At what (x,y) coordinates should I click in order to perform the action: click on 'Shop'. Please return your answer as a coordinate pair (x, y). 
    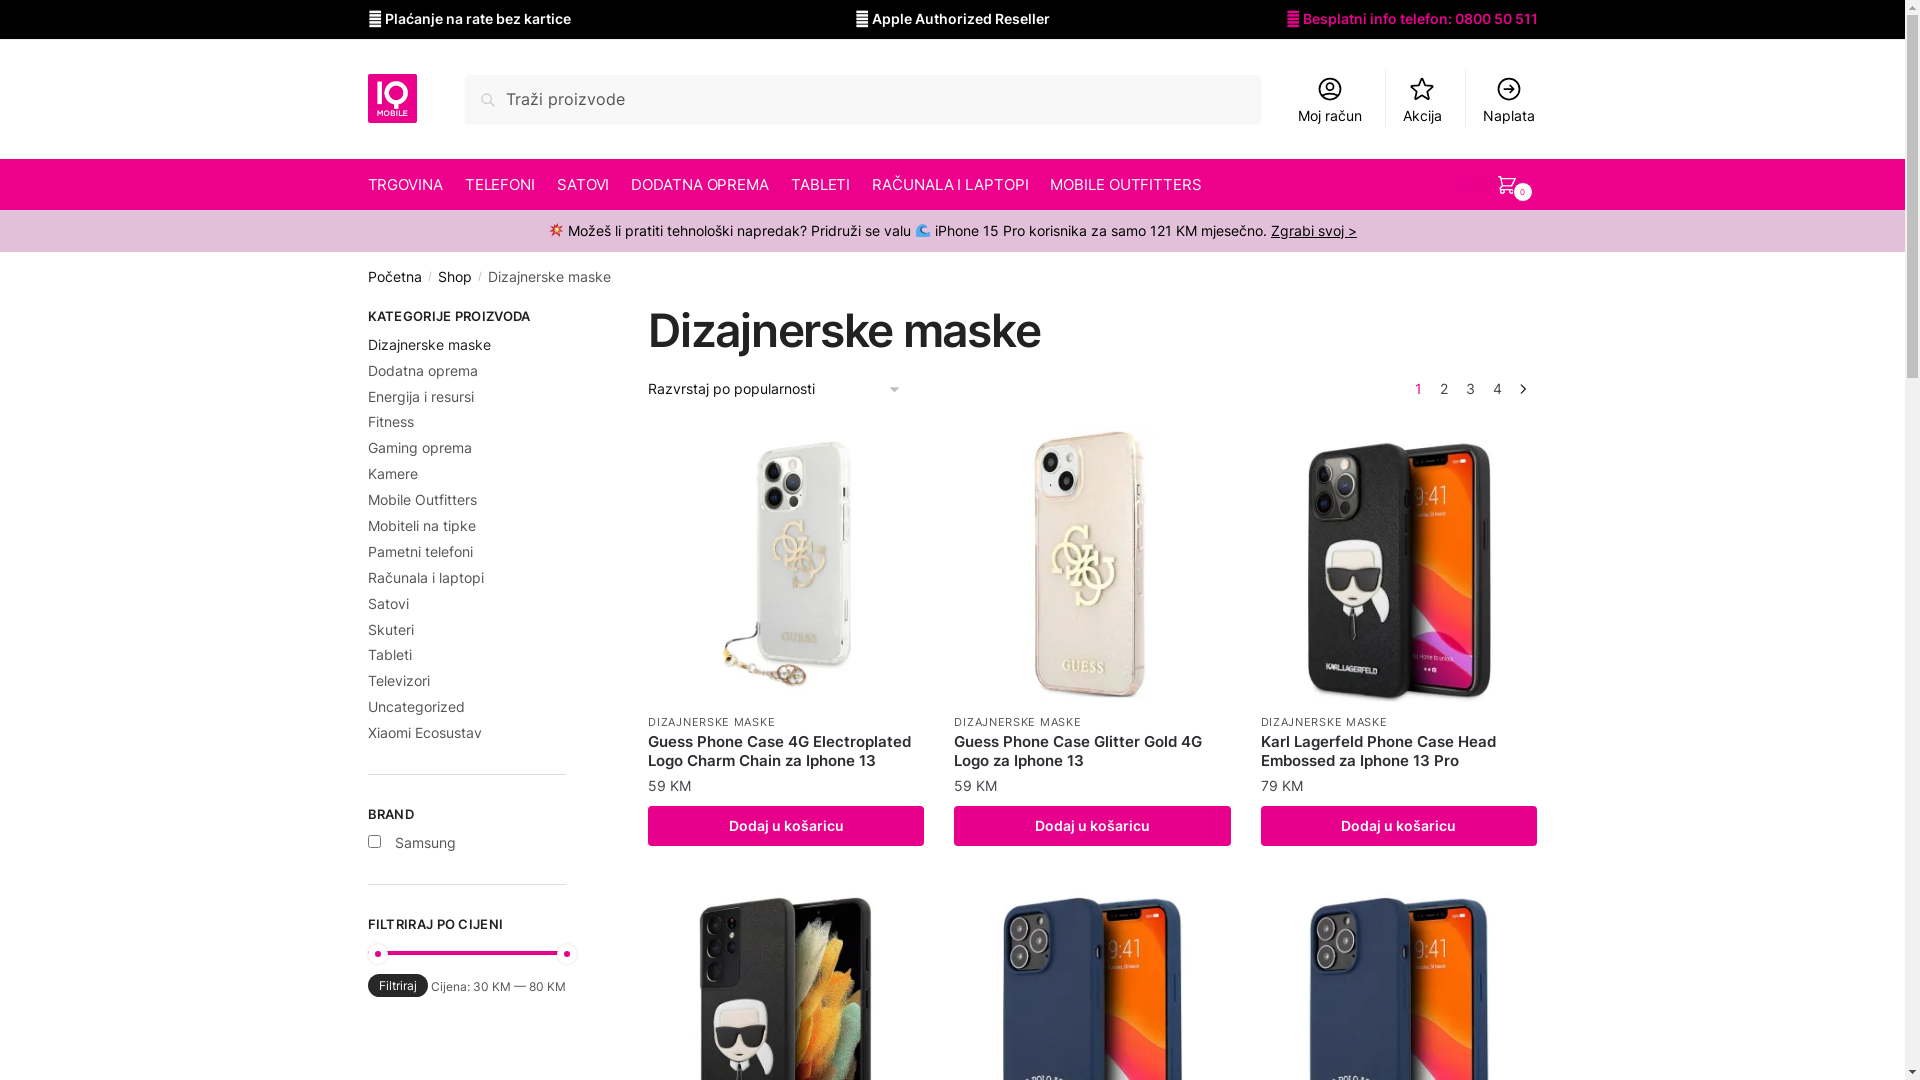
    Looking at the image, I should click on (454, 276).